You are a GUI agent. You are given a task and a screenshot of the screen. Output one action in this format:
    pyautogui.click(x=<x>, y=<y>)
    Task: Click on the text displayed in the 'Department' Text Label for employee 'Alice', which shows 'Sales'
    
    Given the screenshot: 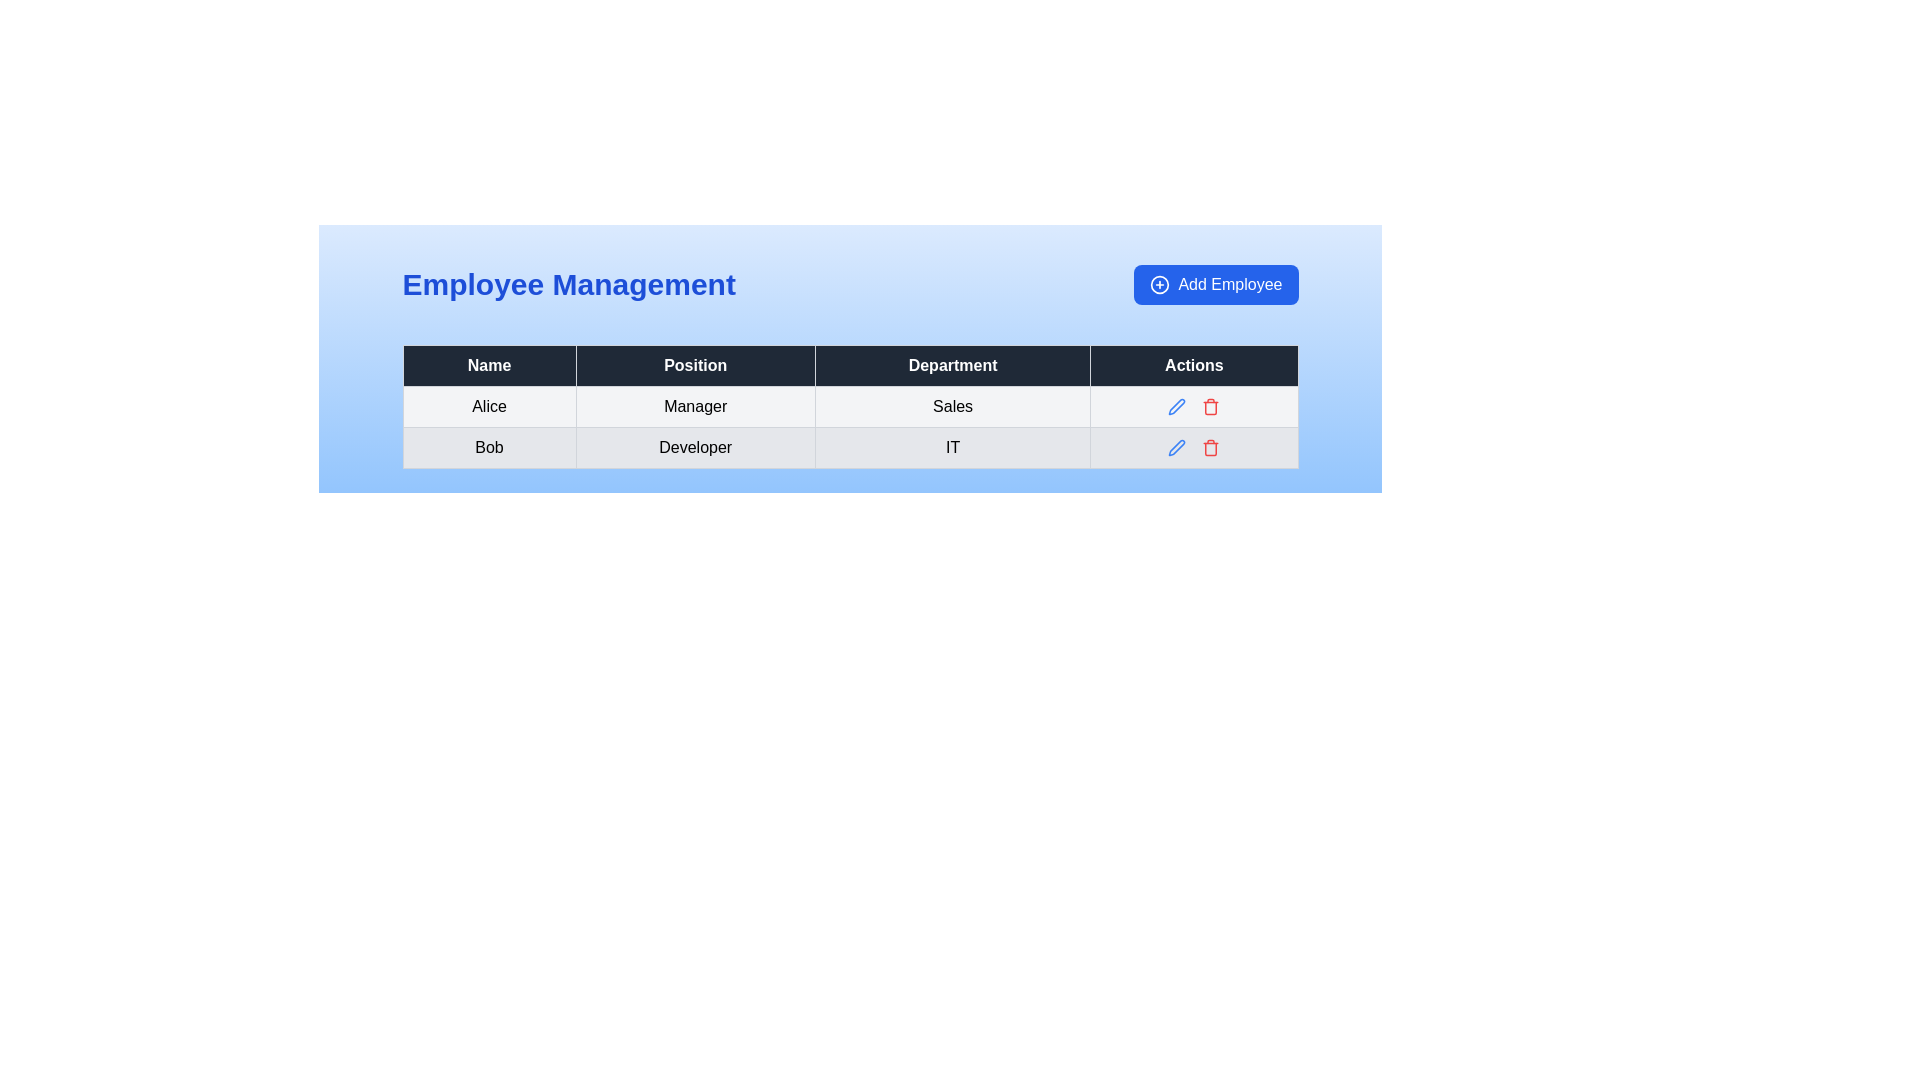 What is the action you would take?
    pyautogui.click(x=952, y=406)
    